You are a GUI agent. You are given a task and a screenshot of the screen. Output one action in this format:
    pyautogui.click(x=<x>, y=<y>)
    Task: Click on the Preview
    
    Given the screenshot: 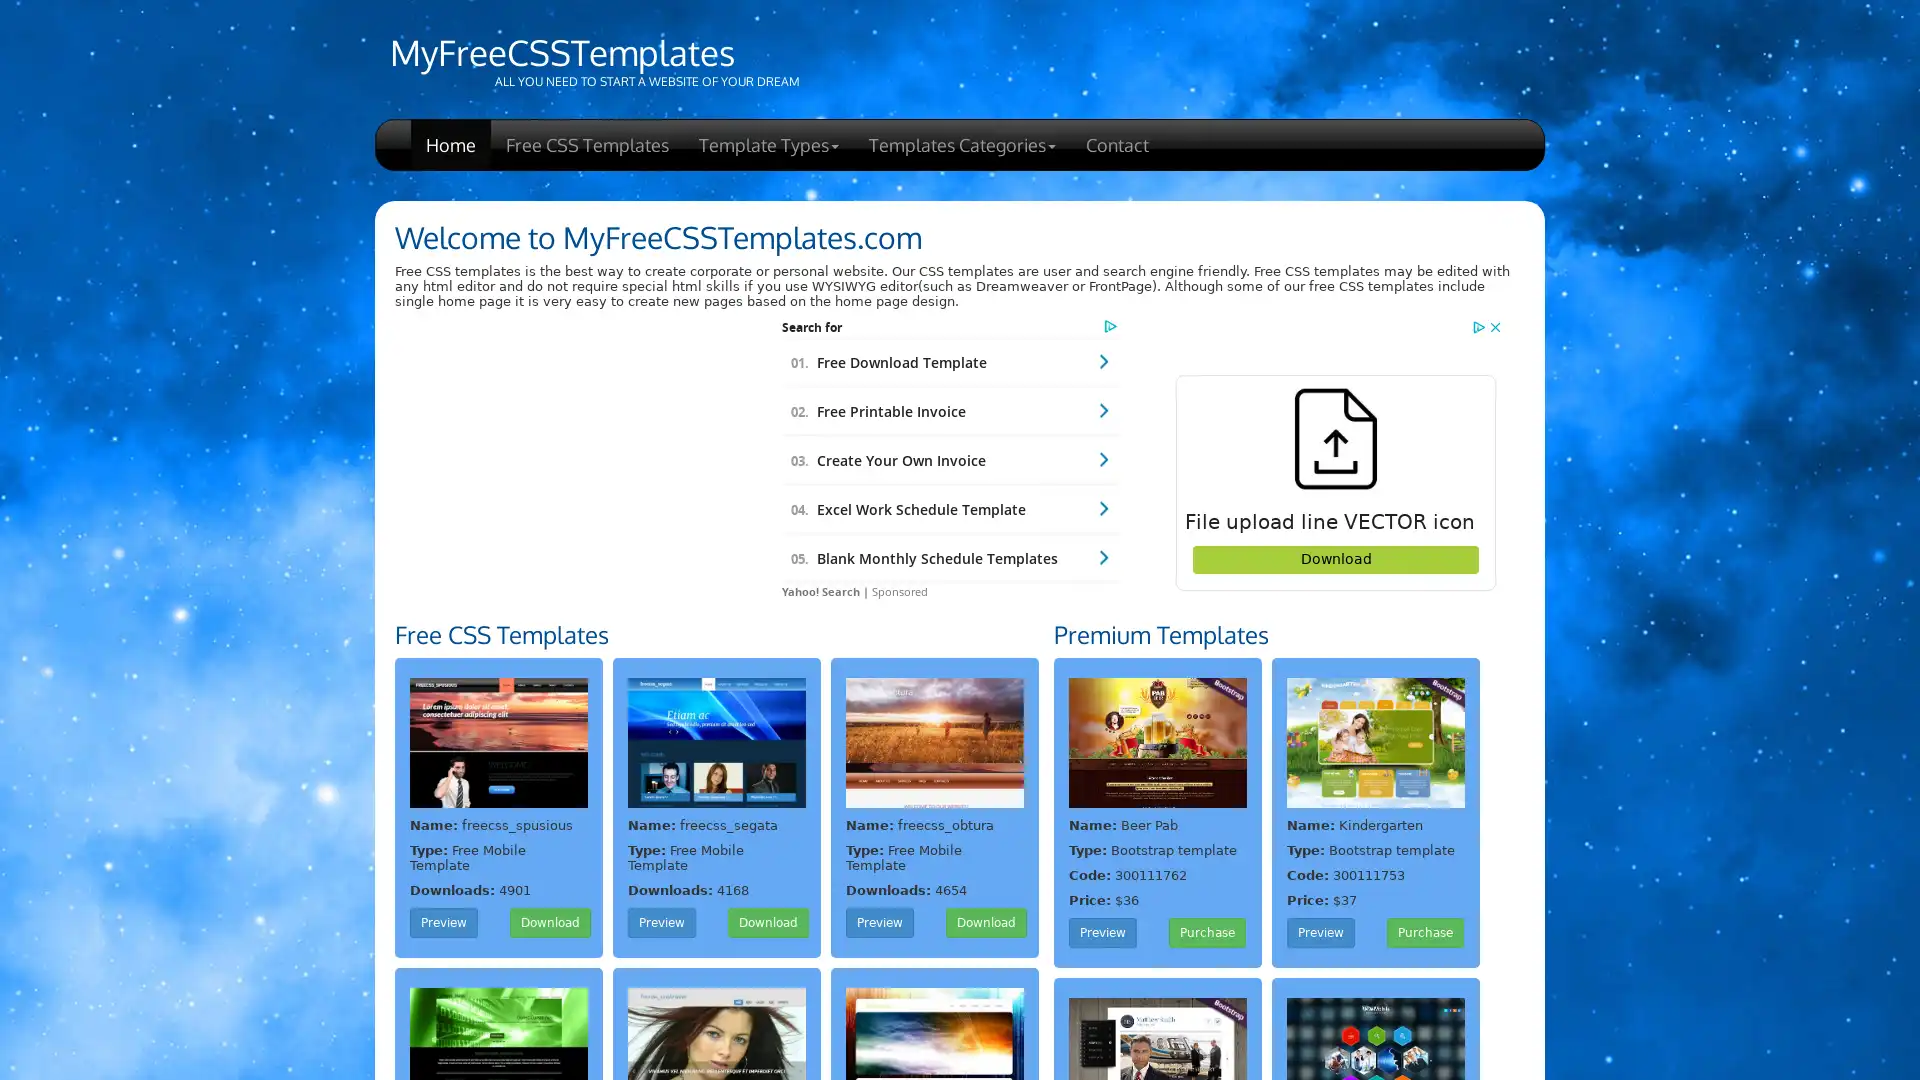 What is the action you would take?
    pyautogui.click(x=1102, y=933)
    